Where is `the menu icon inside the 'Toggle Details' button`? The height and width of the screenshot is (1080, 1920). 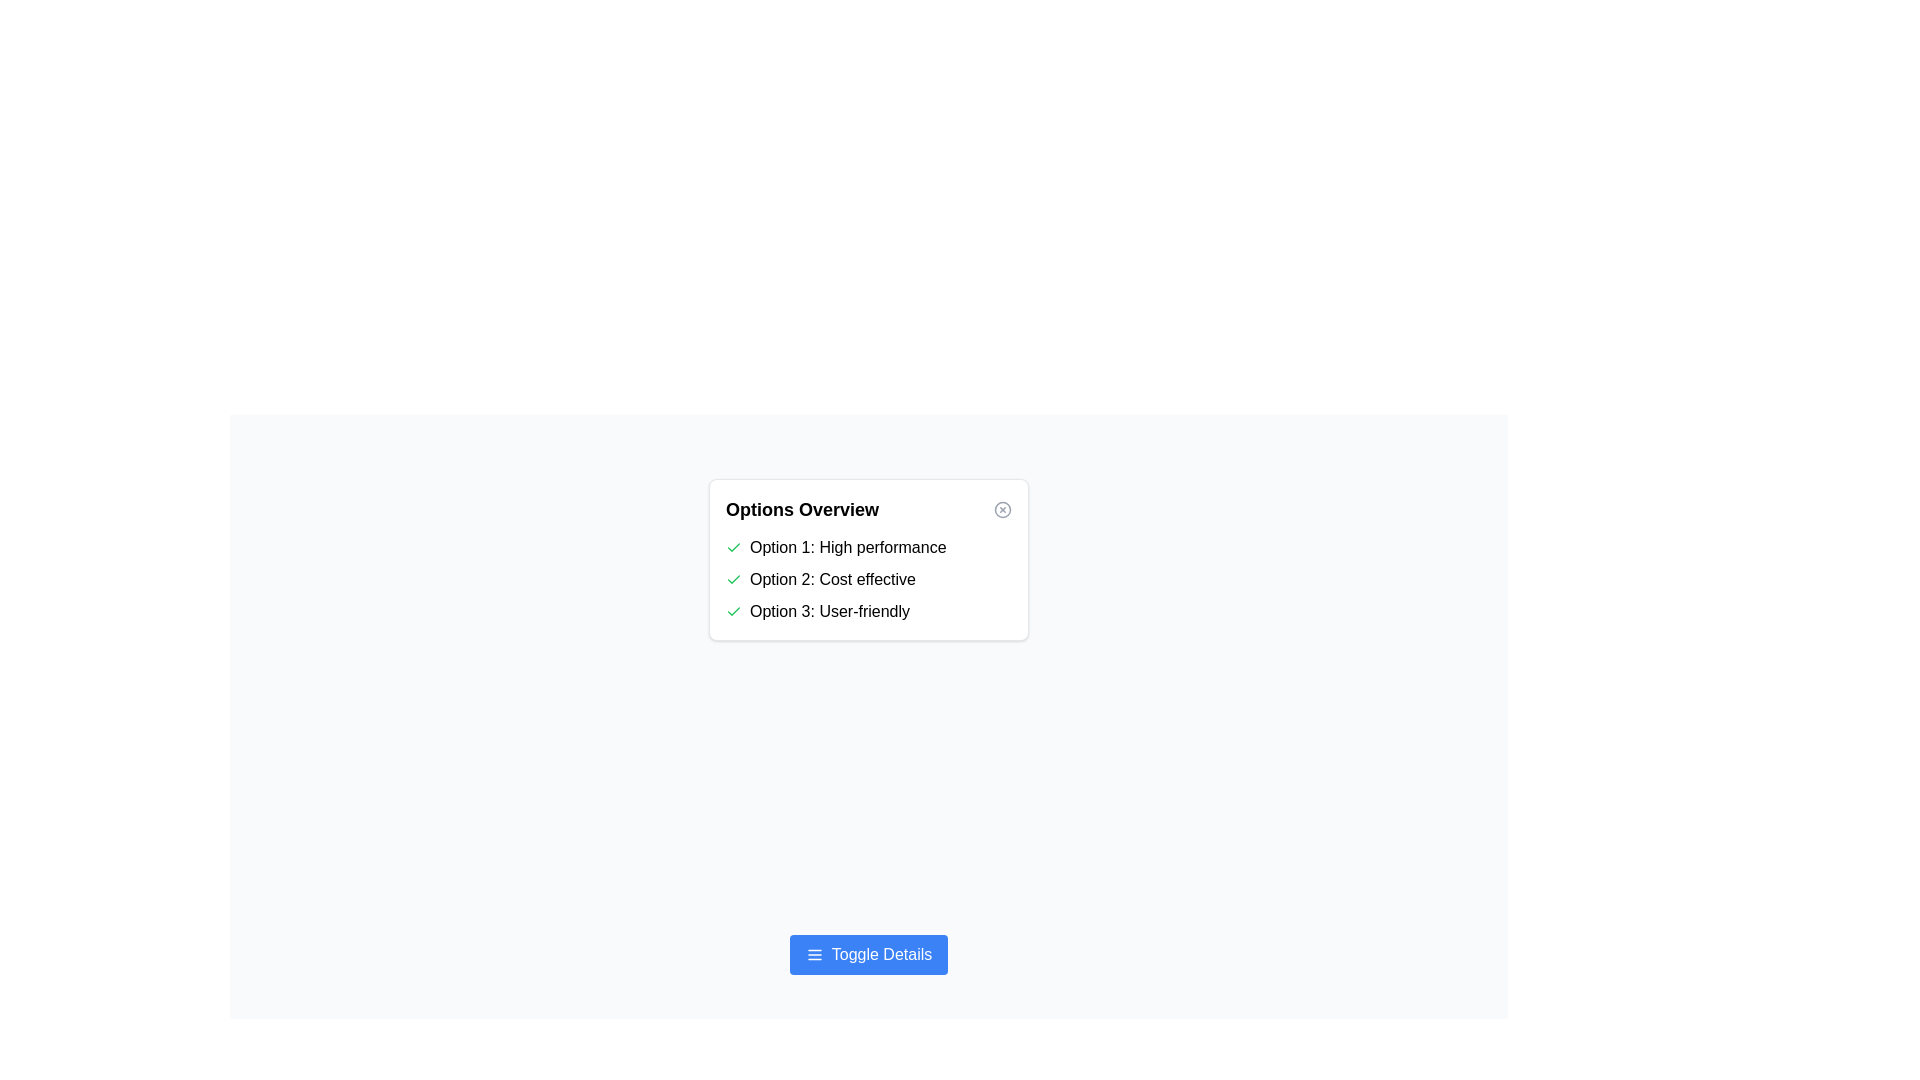 the menu icon inside the 'Toggle Details' button is located at coordinates (814, 954).